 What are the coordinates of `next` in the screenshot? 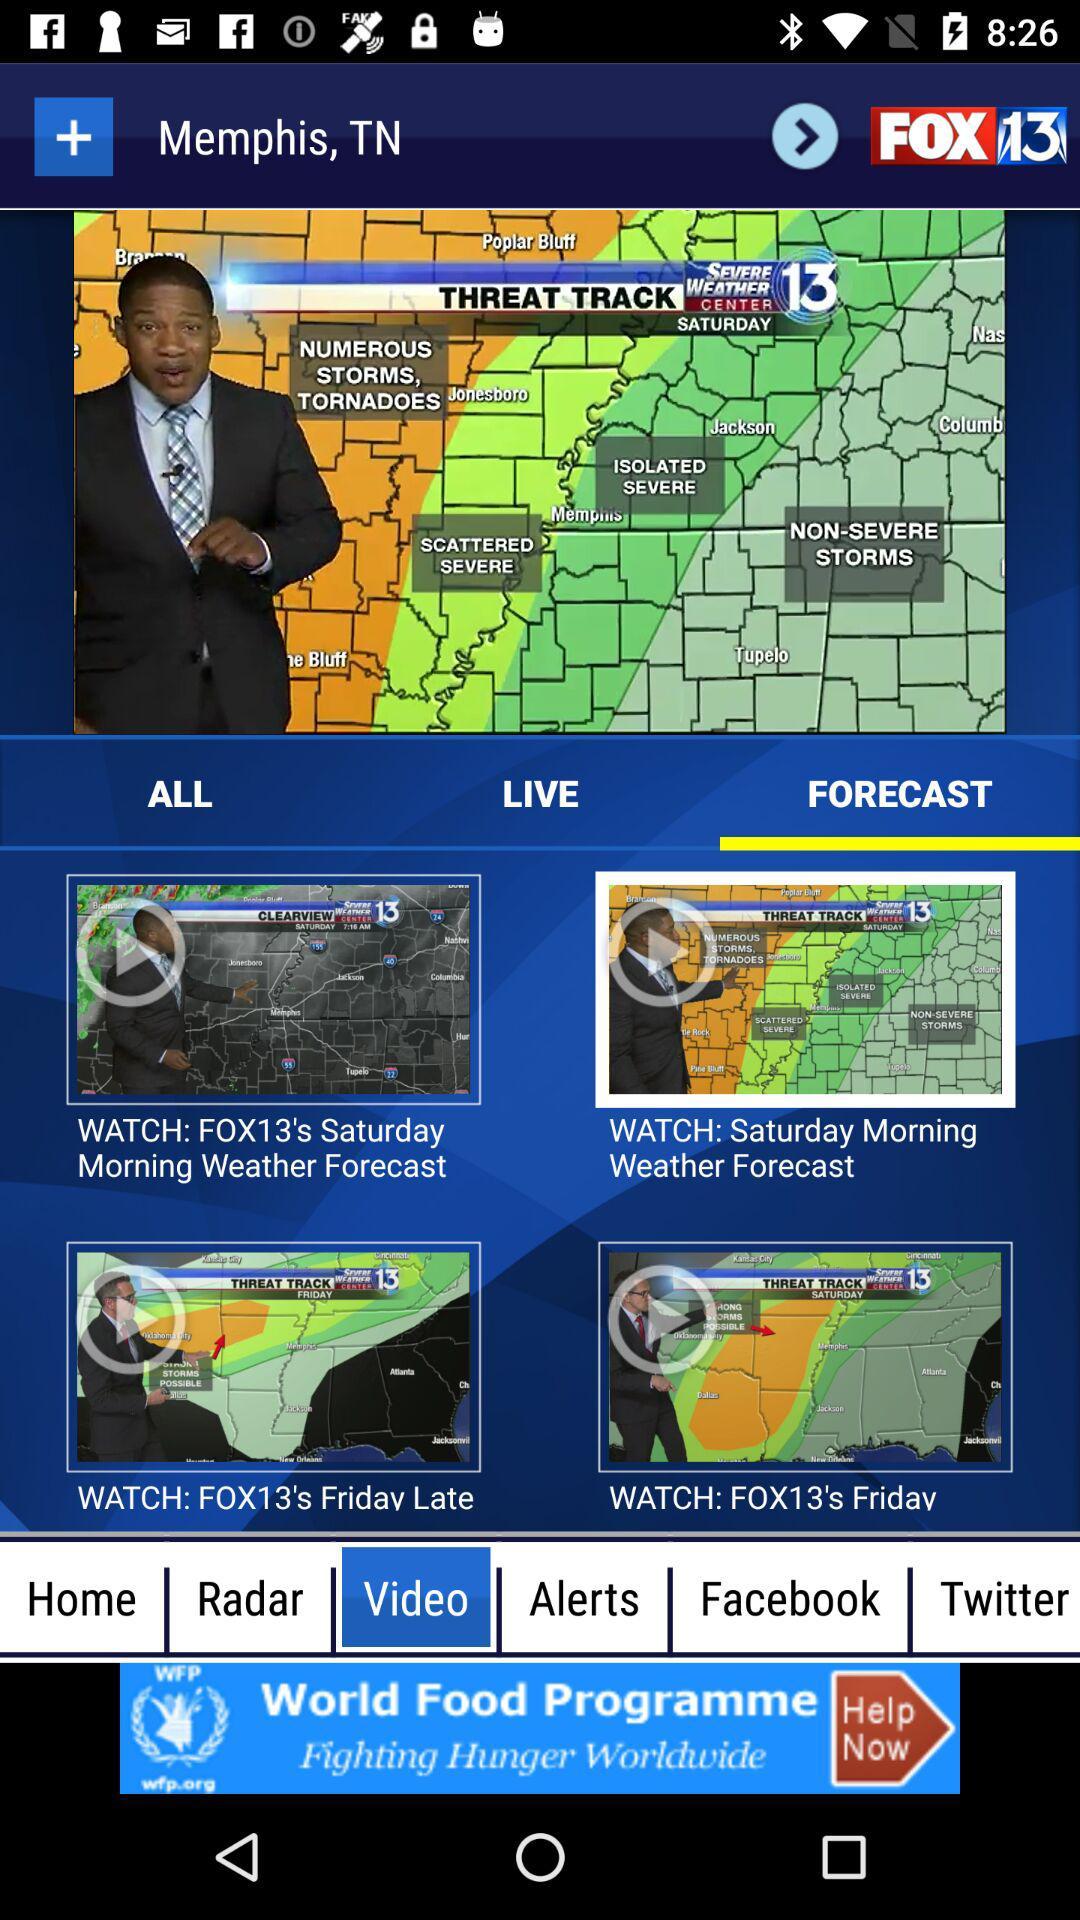 It's located at (804, 135).